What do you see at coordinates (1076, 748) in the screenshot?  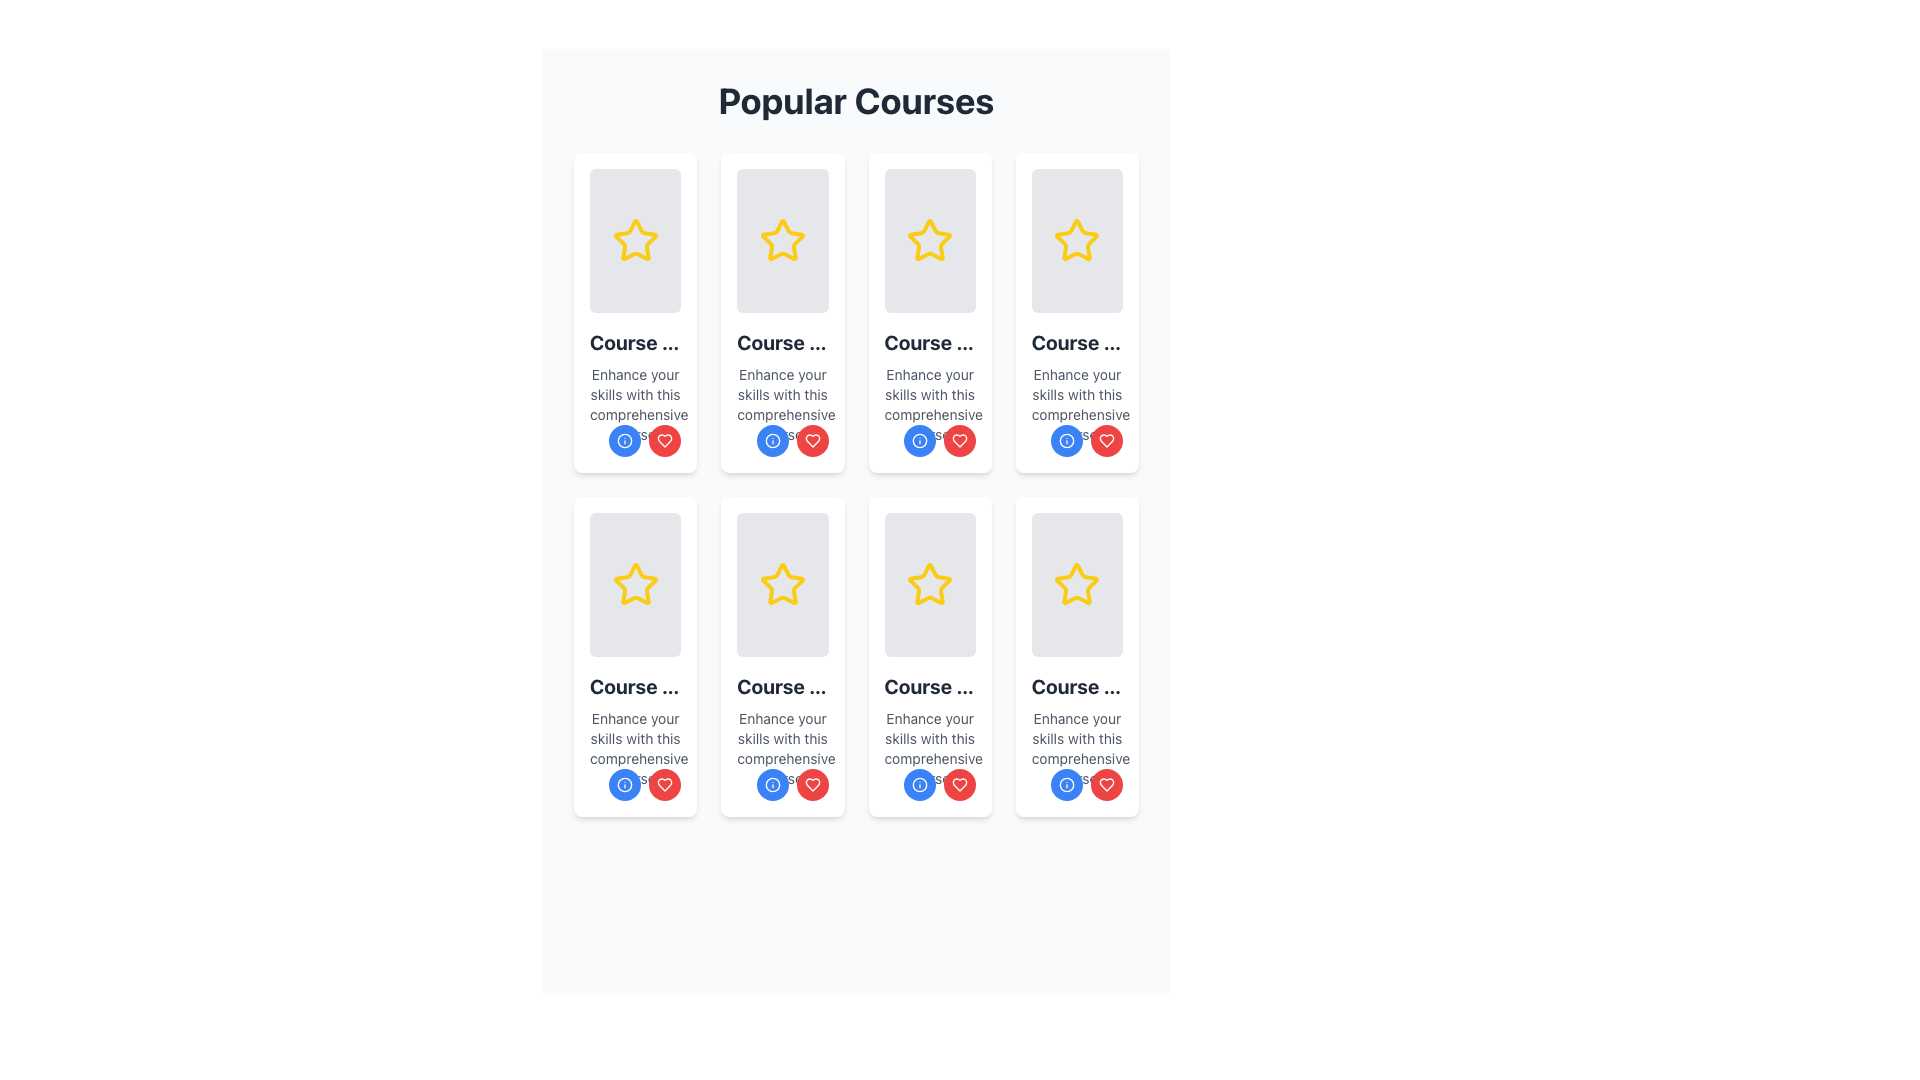 I see `text that serves as a short description or subtitle accompanying the course title located in the eighth card of the grid layout, positioned below 'Course Title 8'` at bounding box center [1076, 748].